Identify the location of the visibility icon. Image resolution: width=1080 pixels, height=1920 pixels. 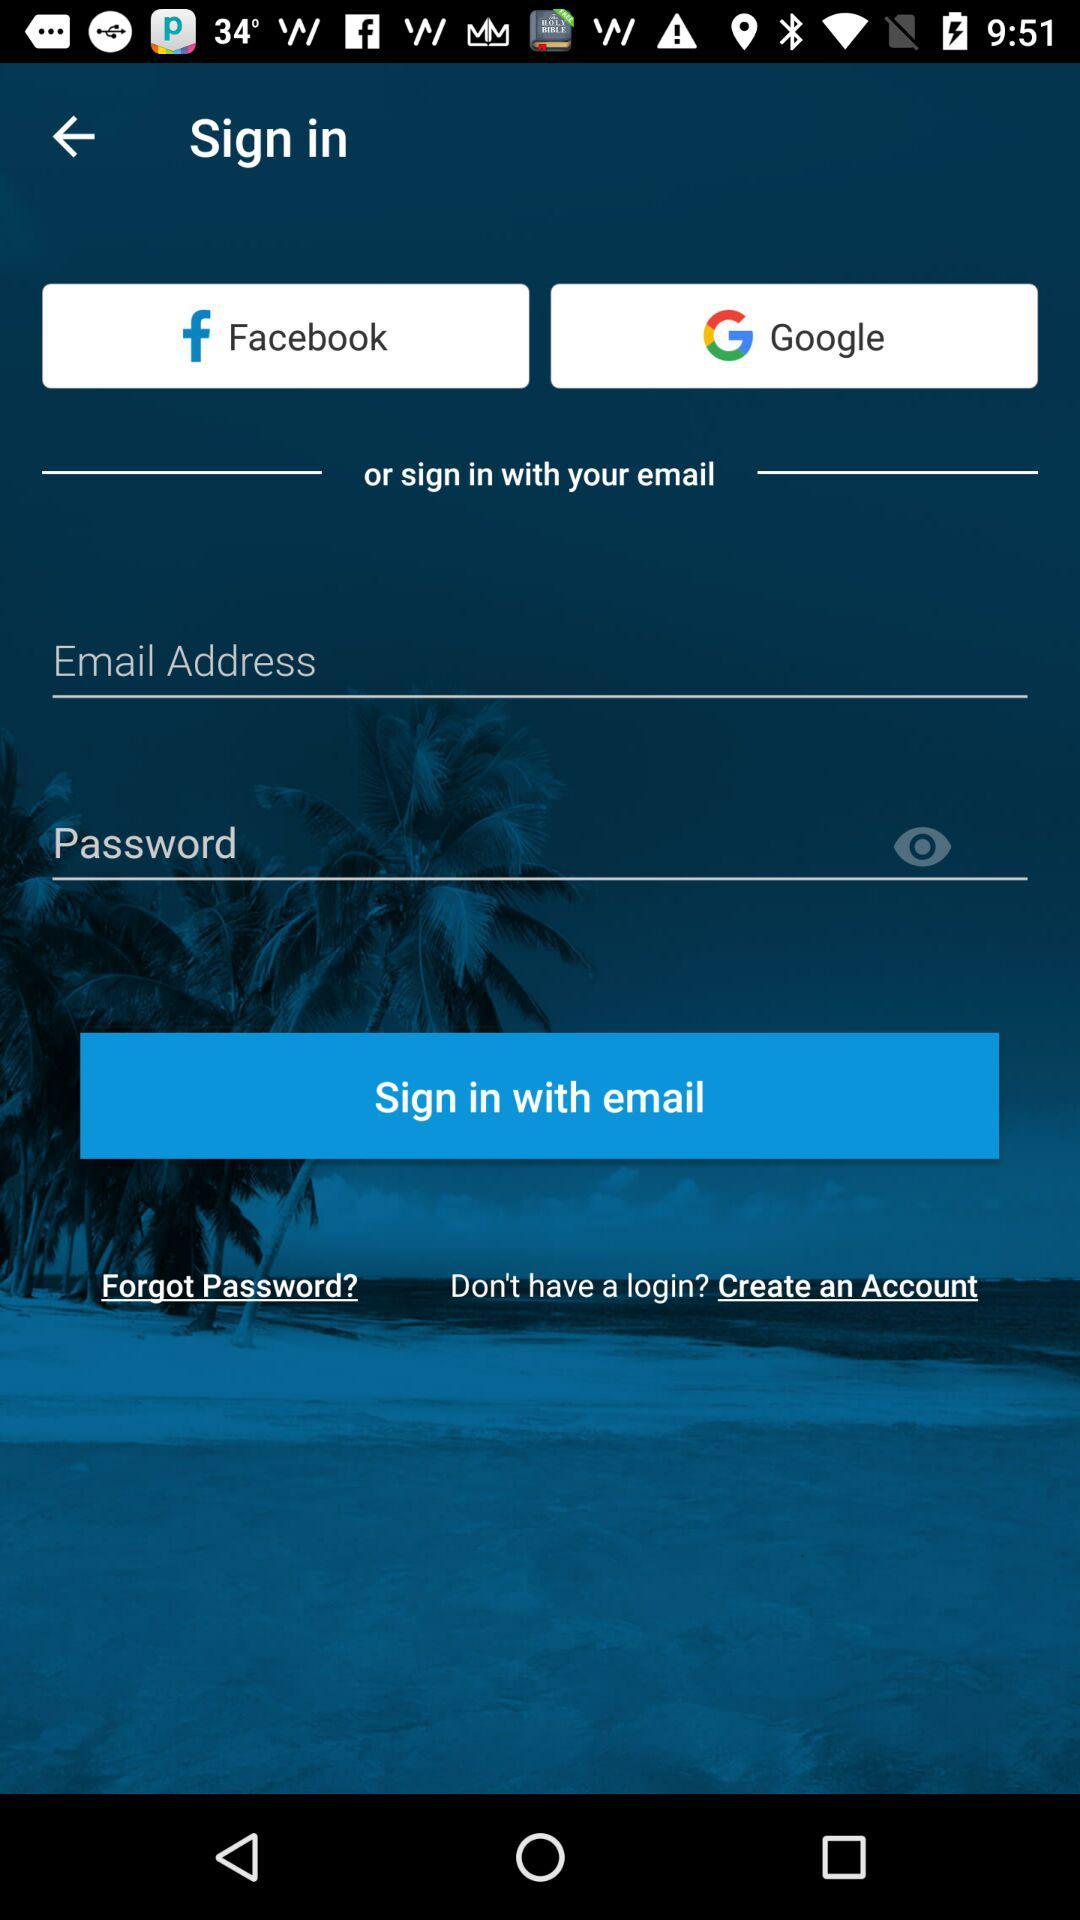
(958, 847).